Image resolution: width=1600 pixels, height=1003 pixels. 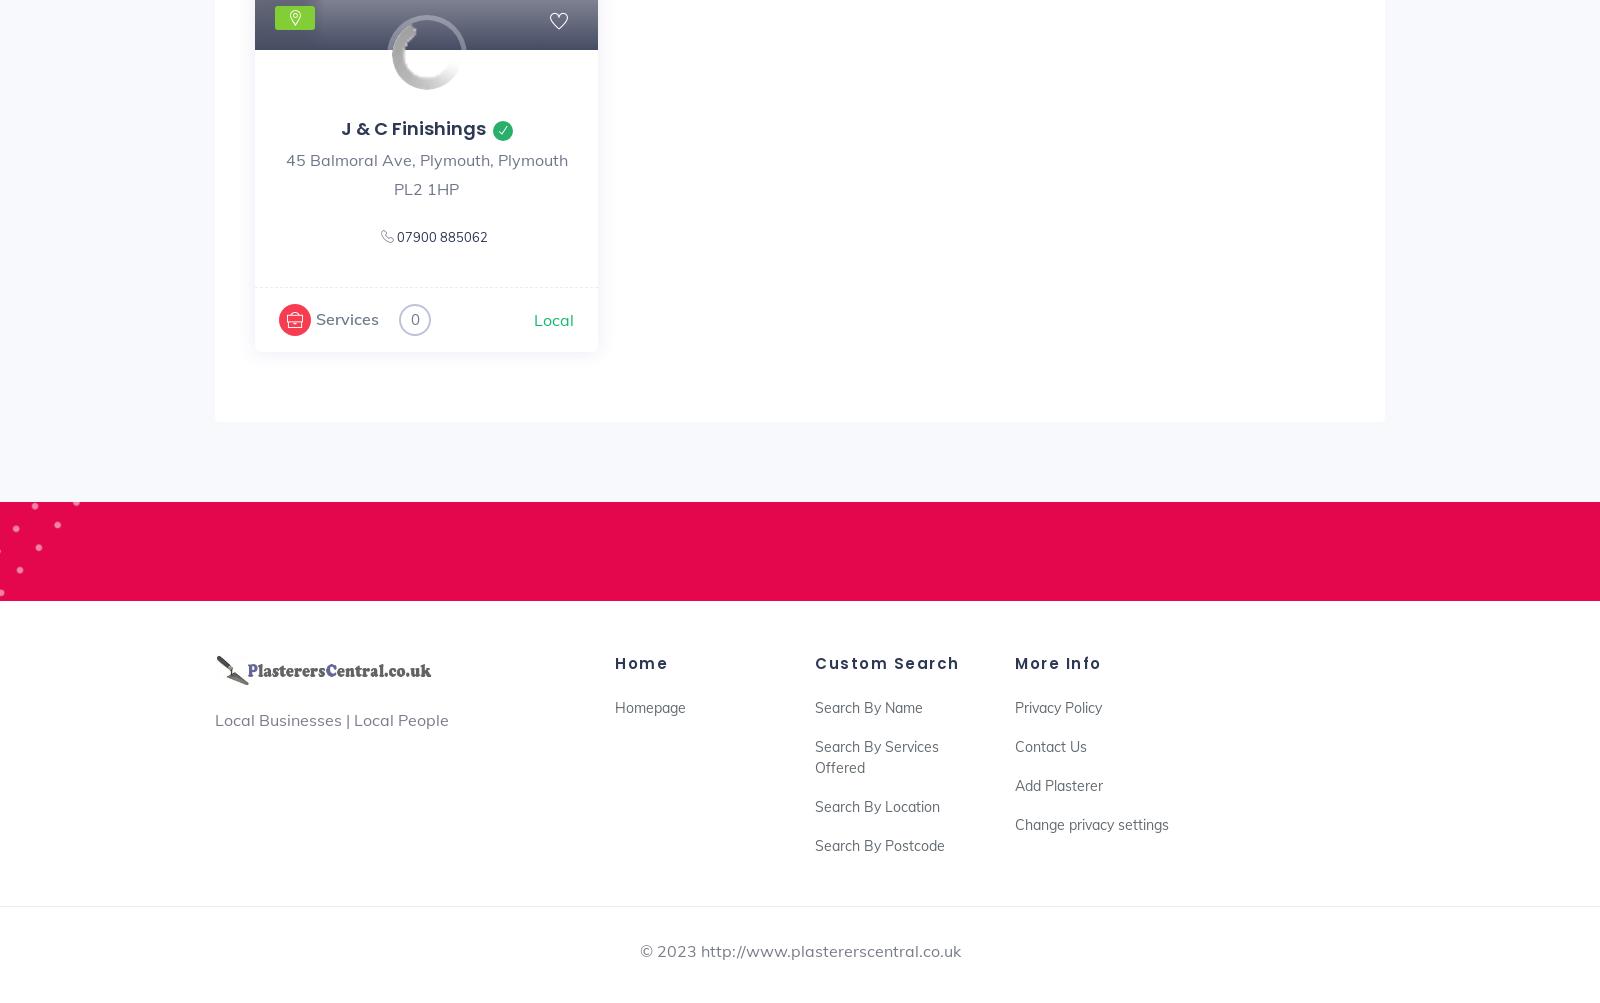 What do you see at coordinates (424, 172) in the screenshot?
I see `'45 Balmoral Ave, Plymouth, Plymouth PL2 1HP'` at bounding box center [424, 172].